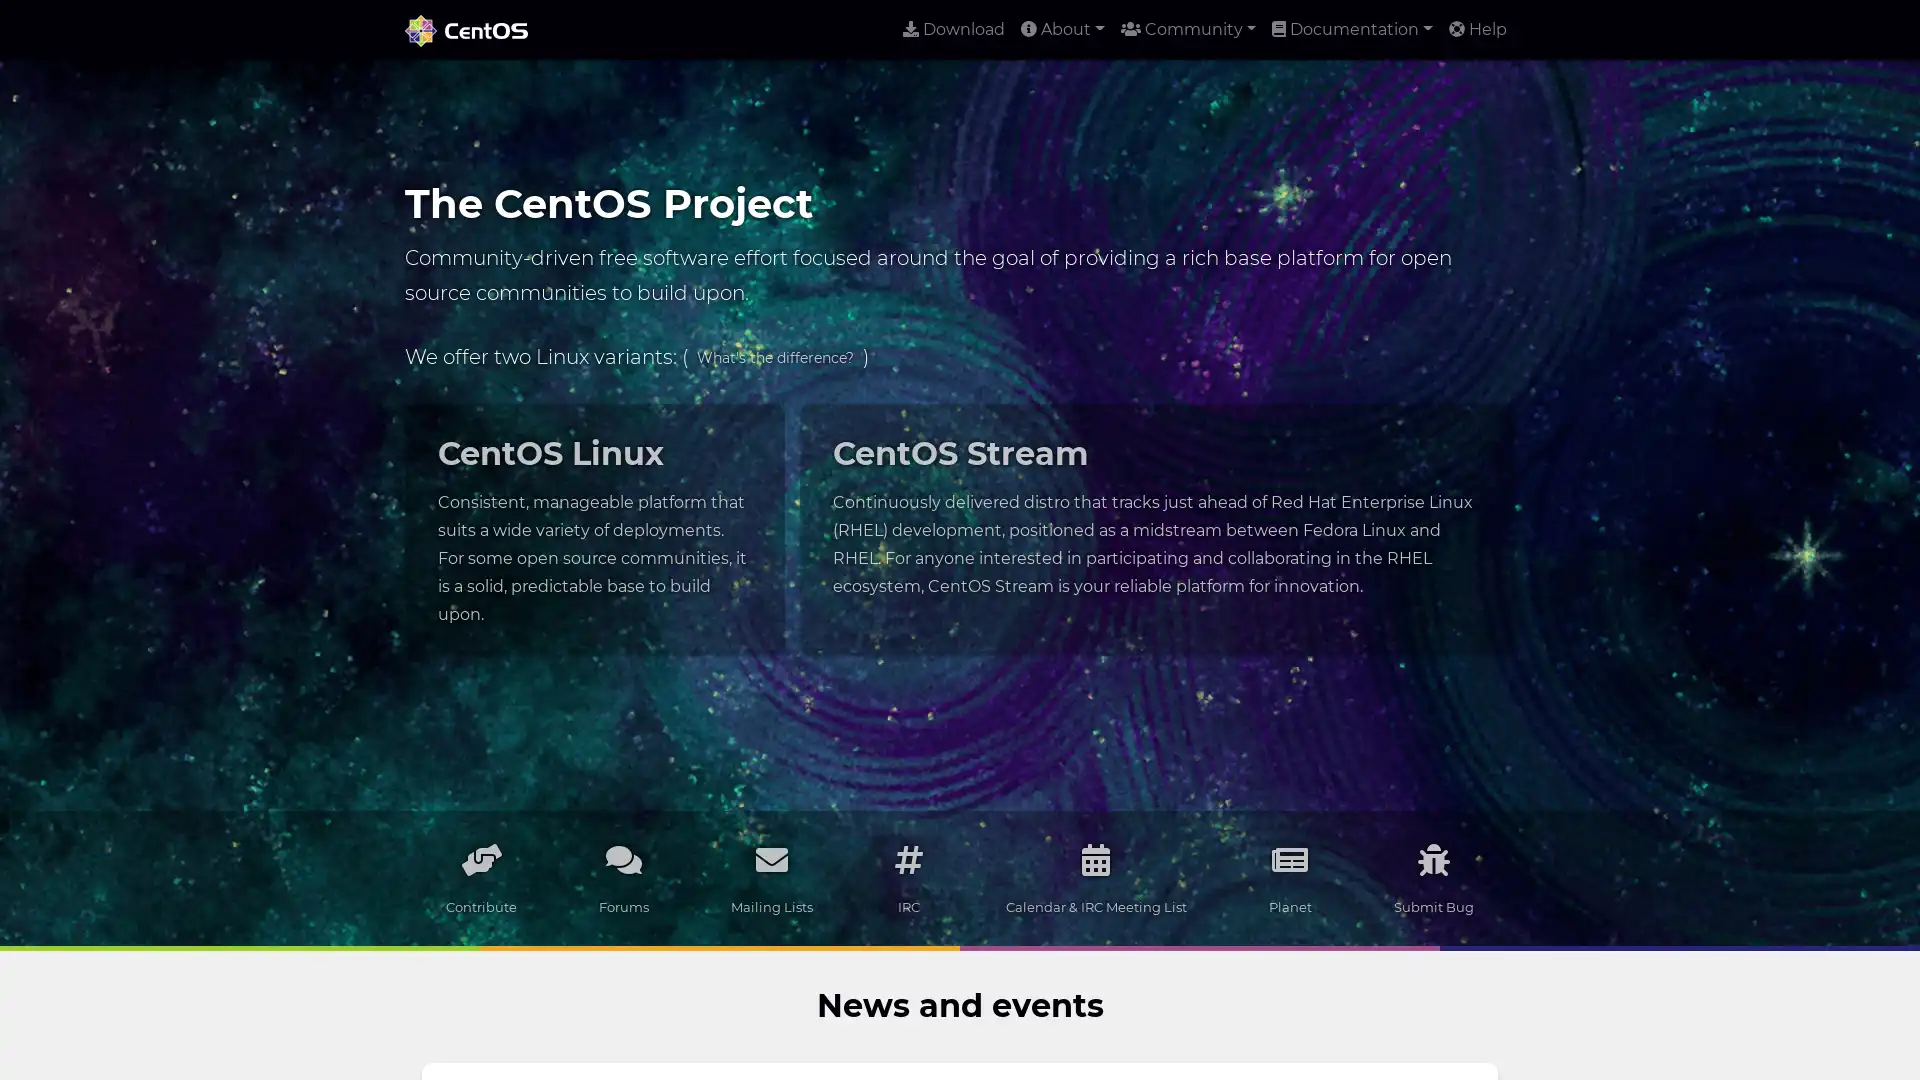  Describe the element at coordinates (623, 877) in the screenshot. I see `Forums` at that location.